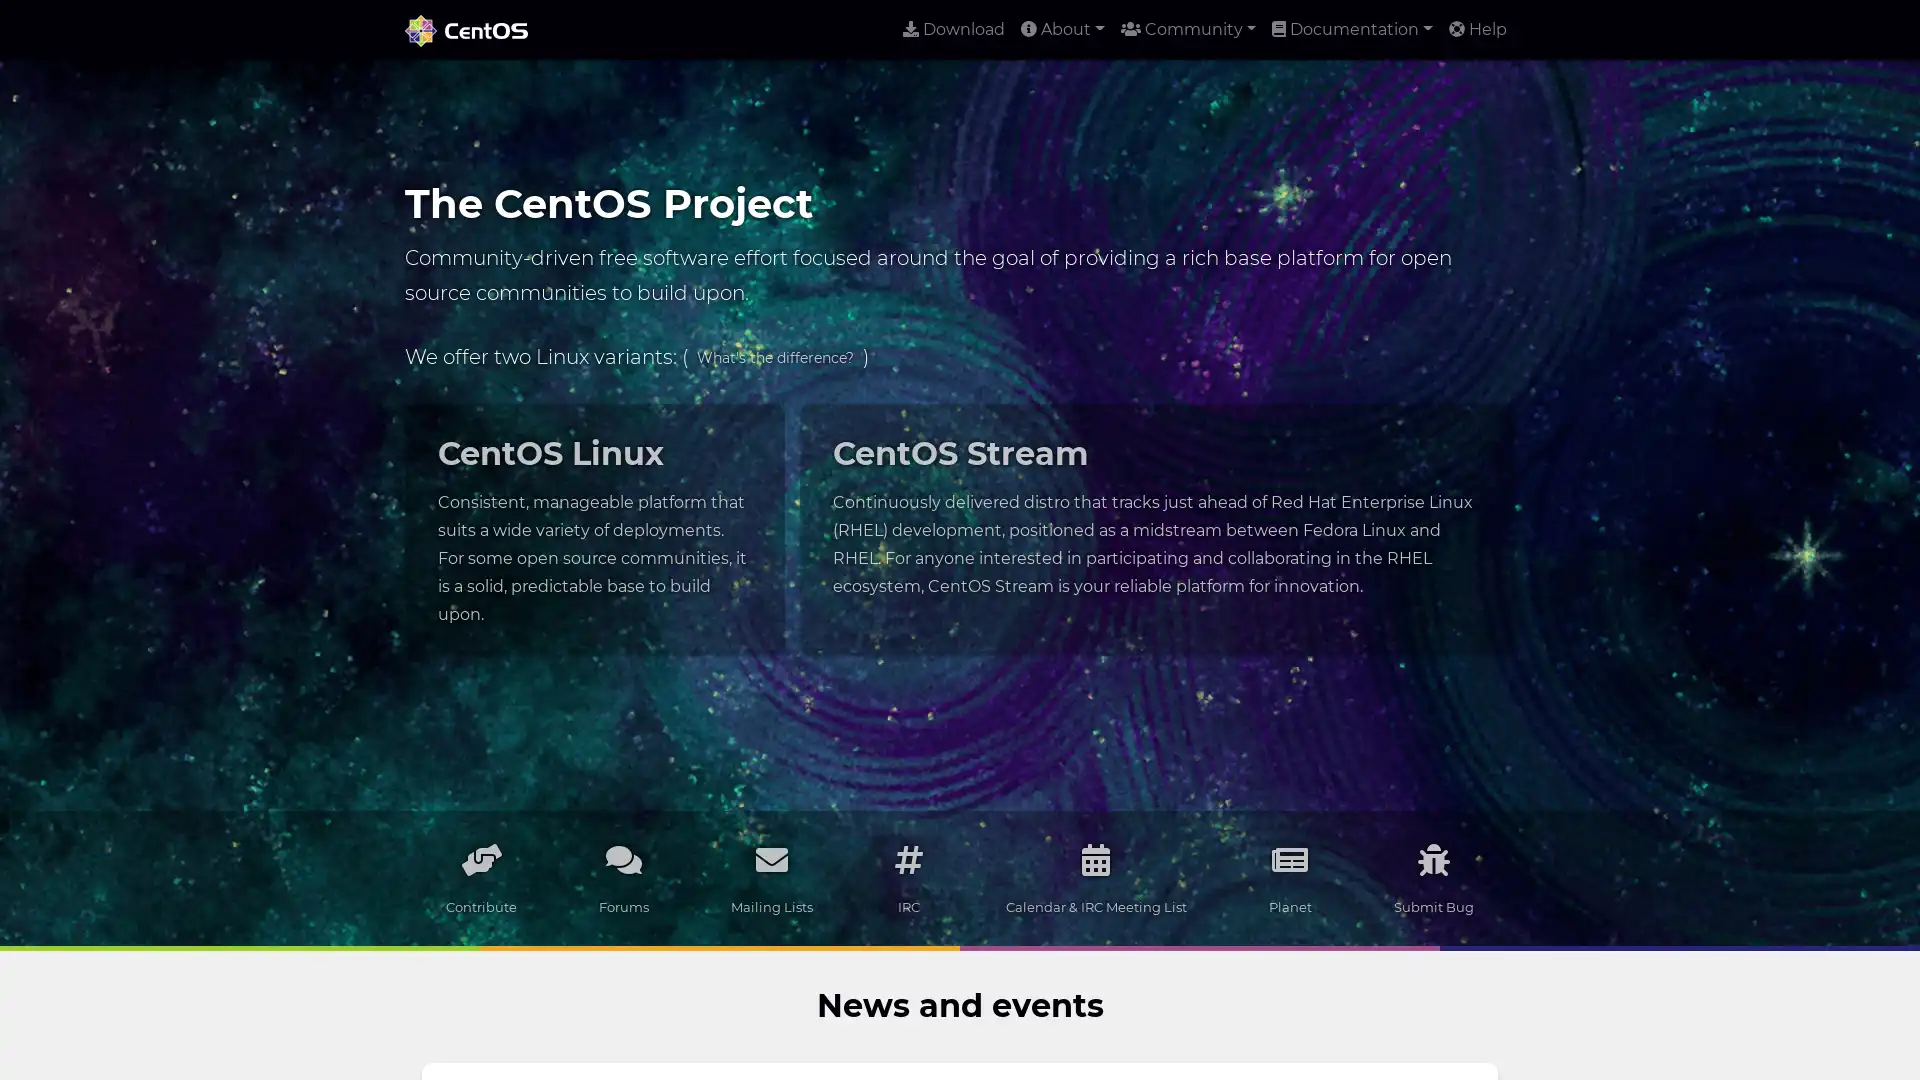  Describe the element at coordinates (623, 877) in the screenshot. I see `Forums` at that location.